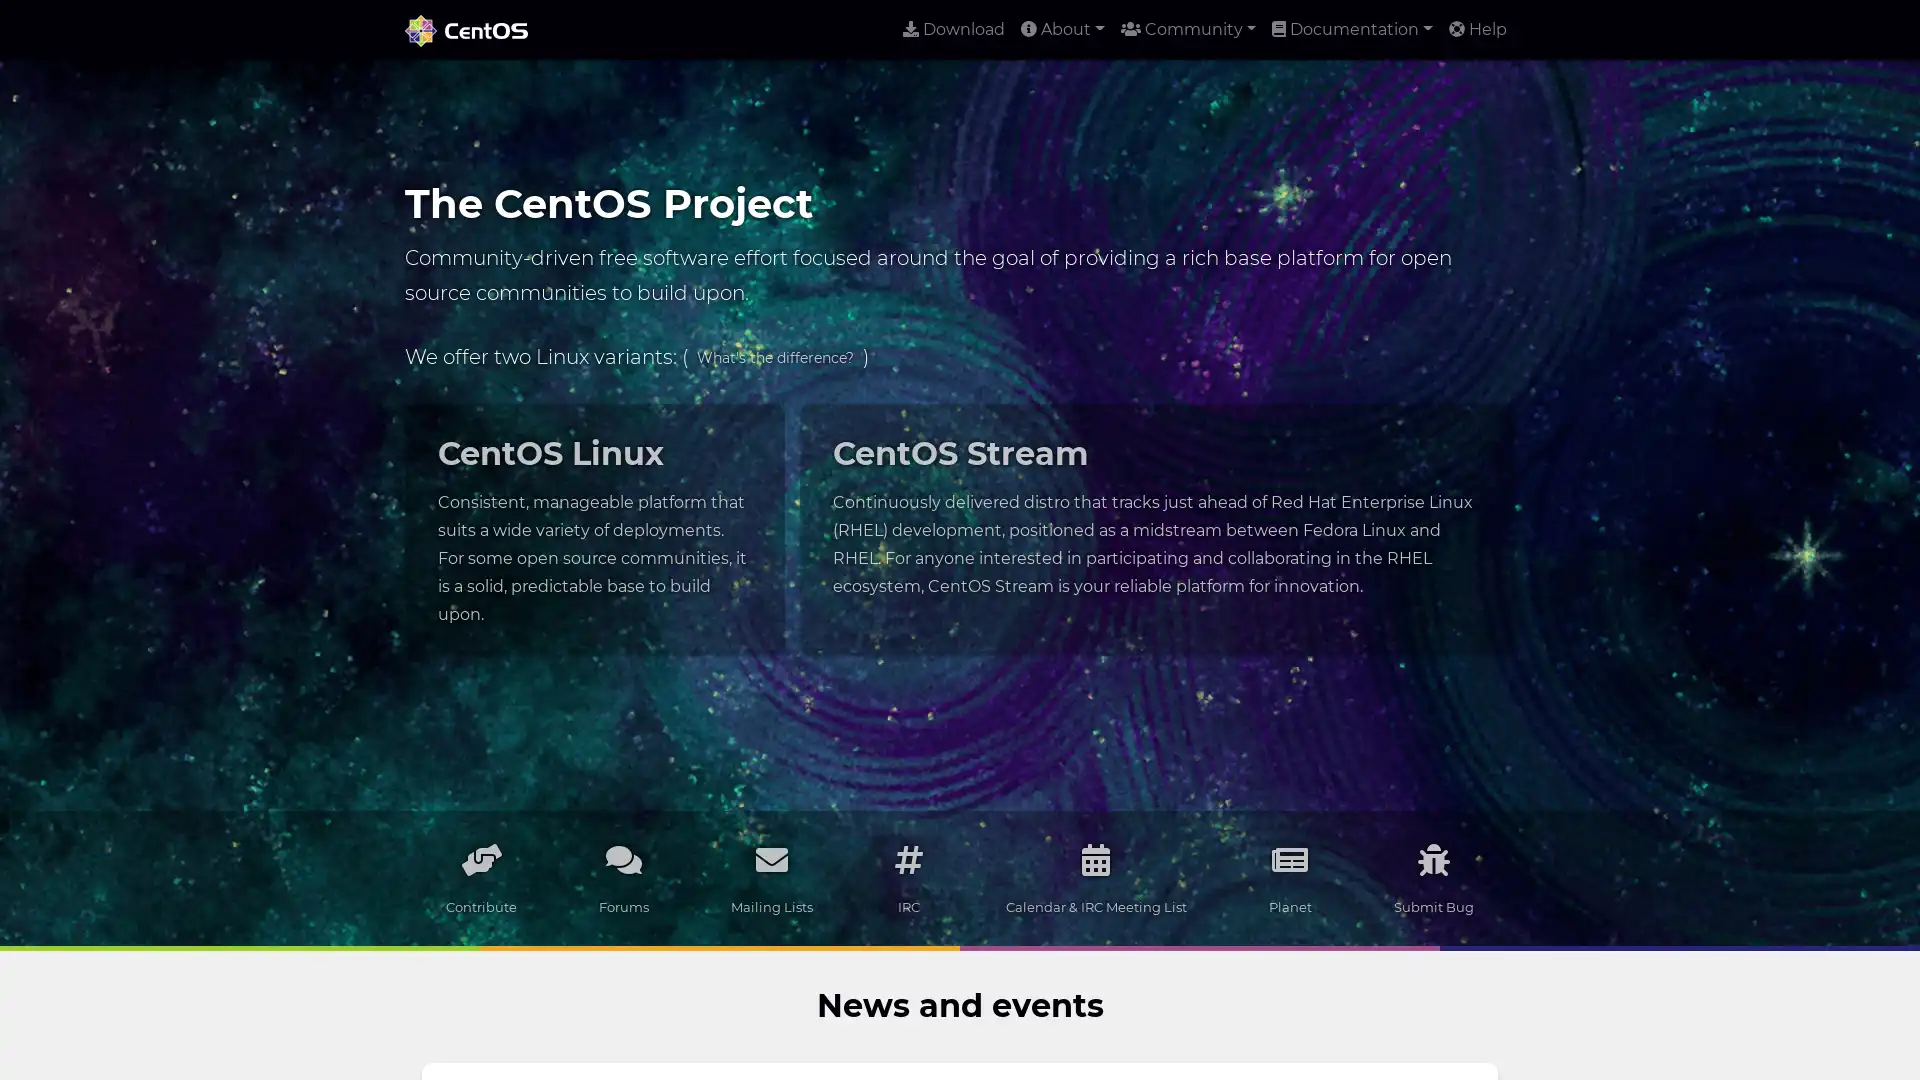  Describe the element at coordinates (623, 877) in the screenshot. I see `Forums` at that location.